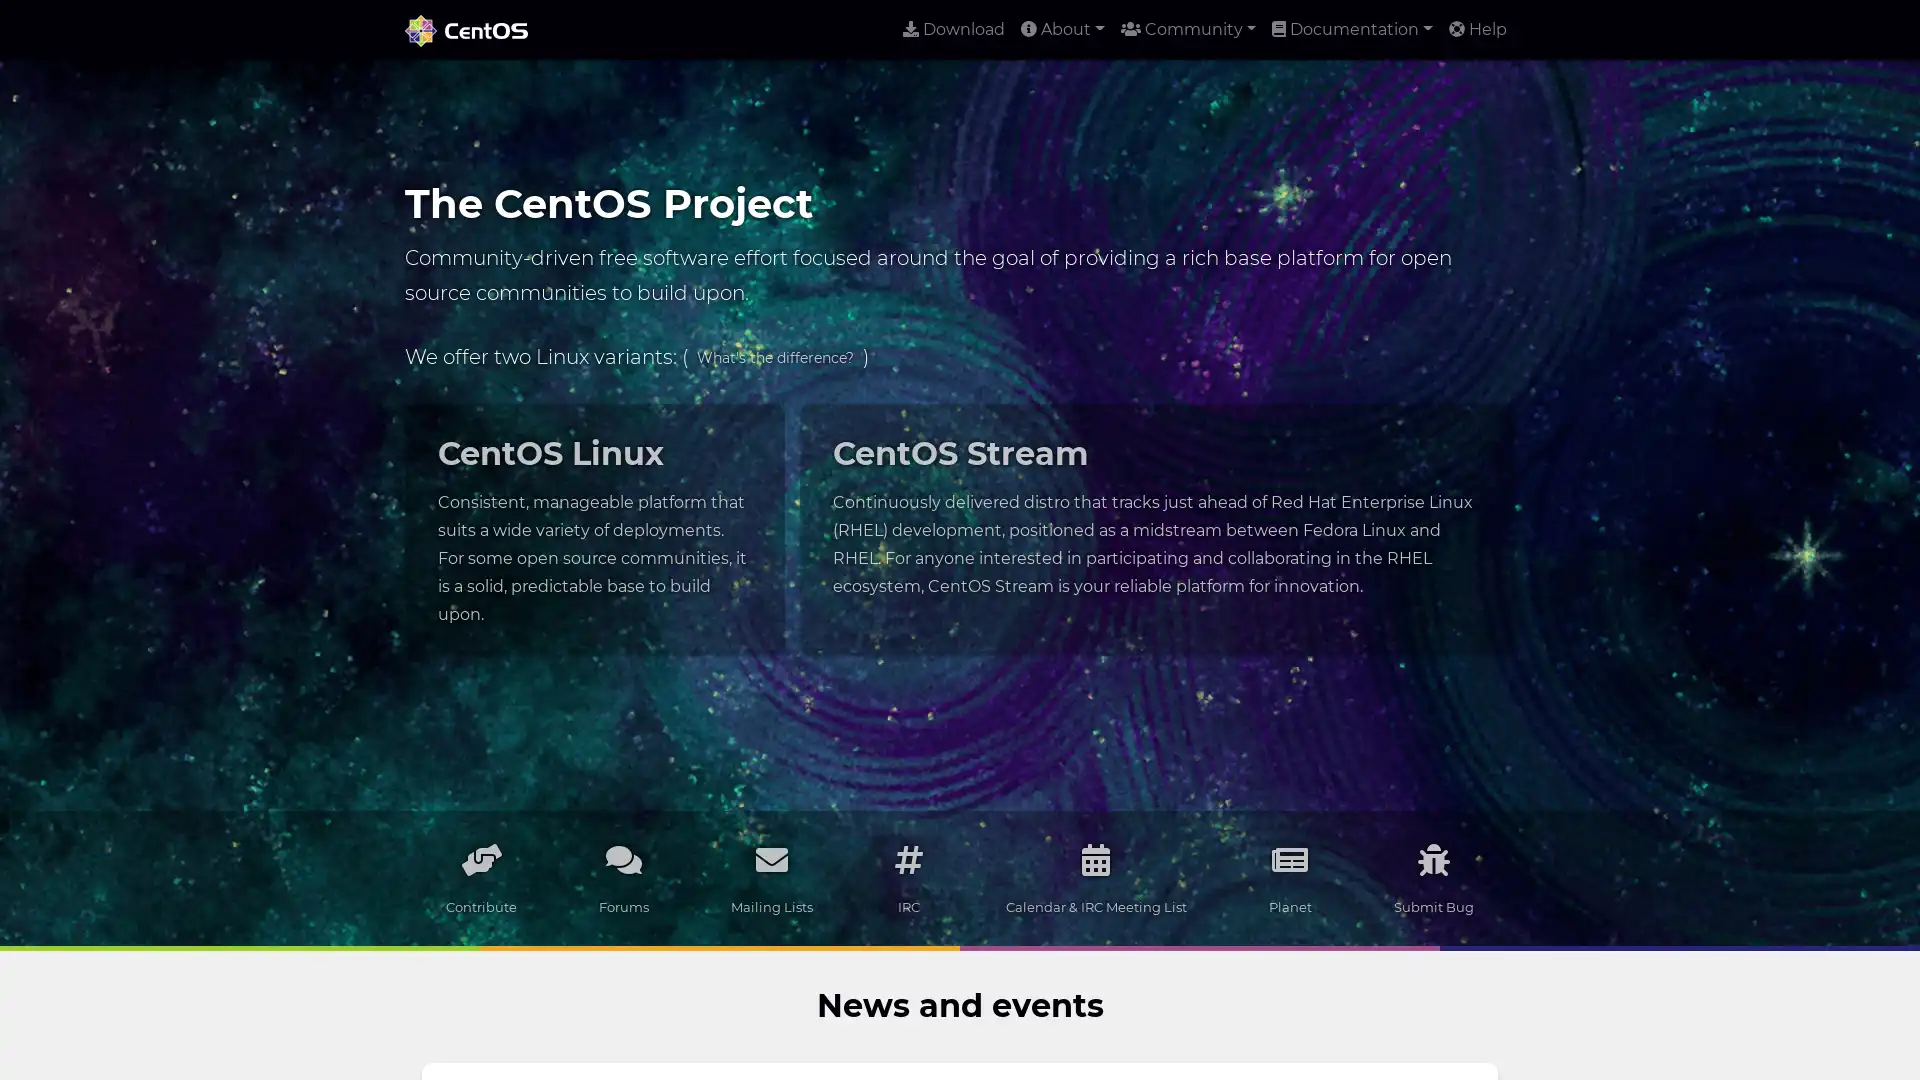  Describe the element at coordinates (623, 877) in the screenshot. I see `Forums` at that location.